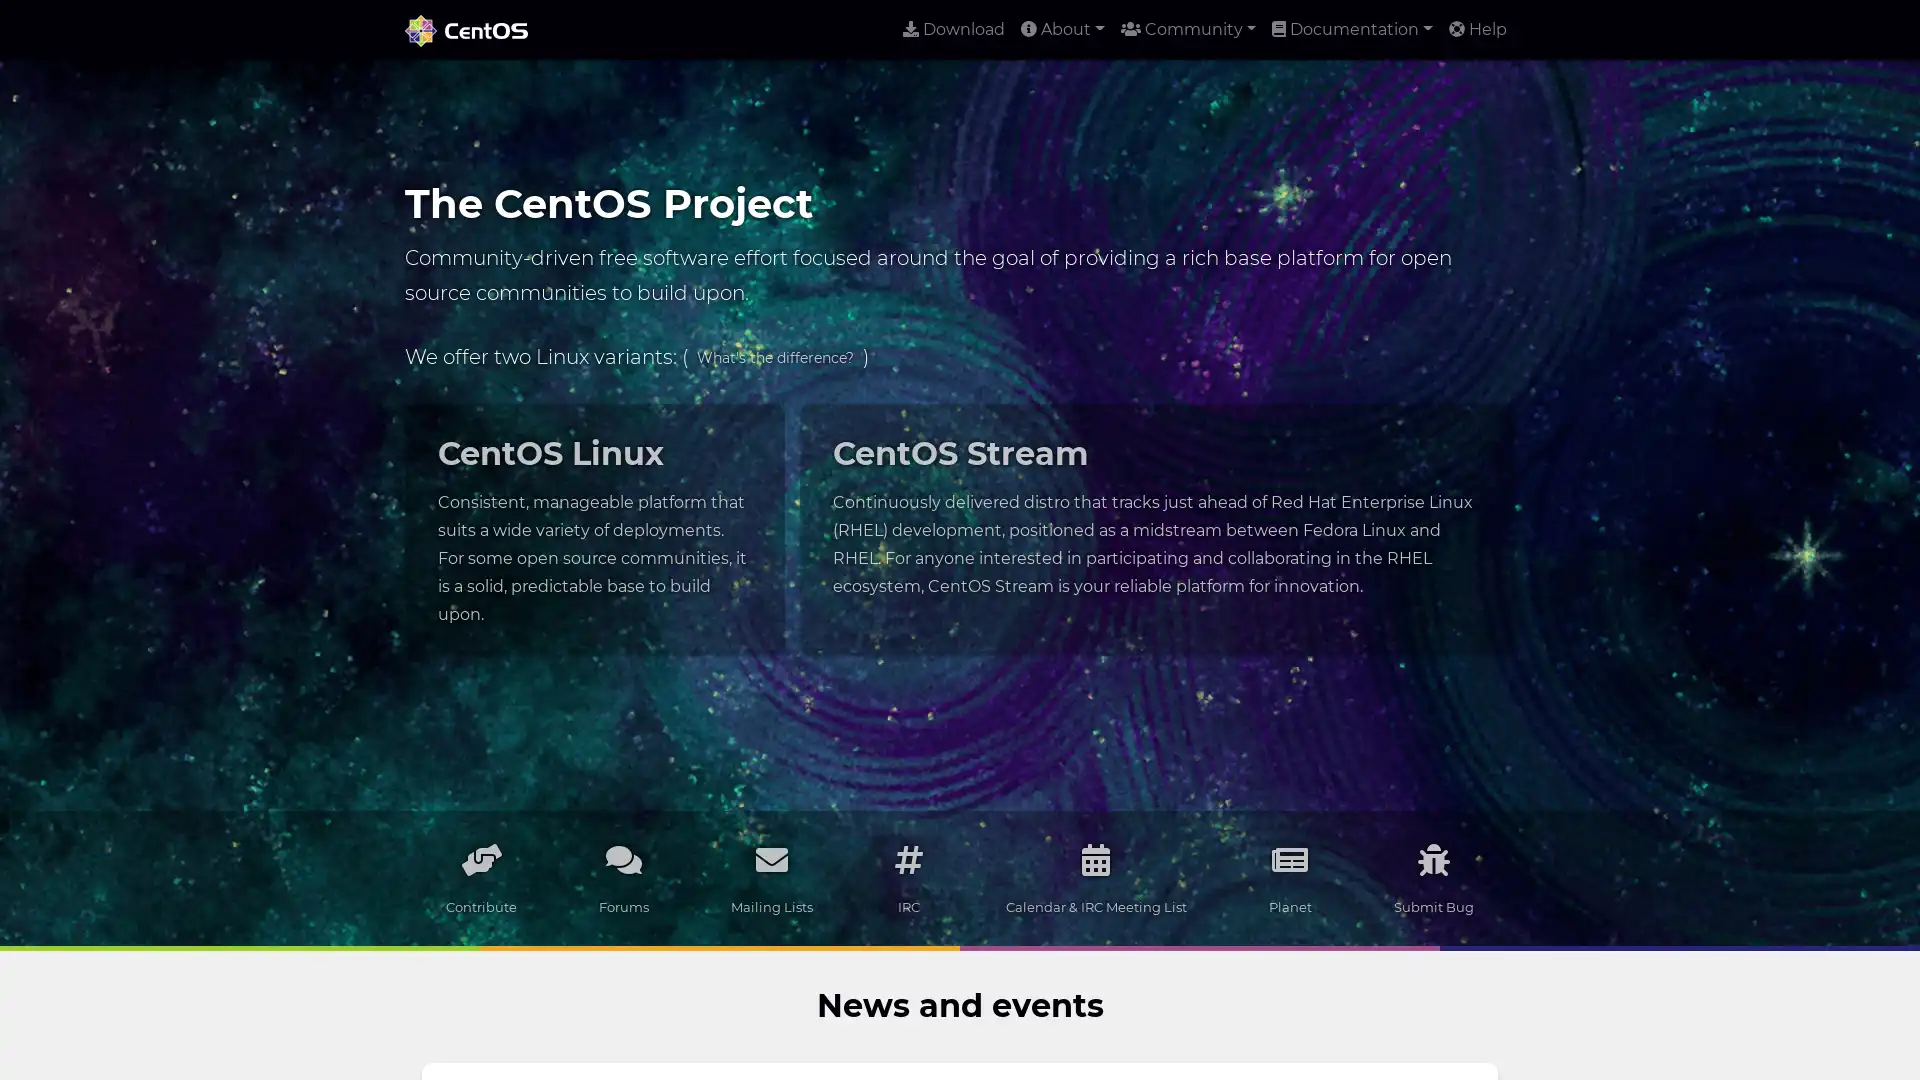  Describe the element at coordinates (623, 877) in the screenshot. I see `Forums` at that location.